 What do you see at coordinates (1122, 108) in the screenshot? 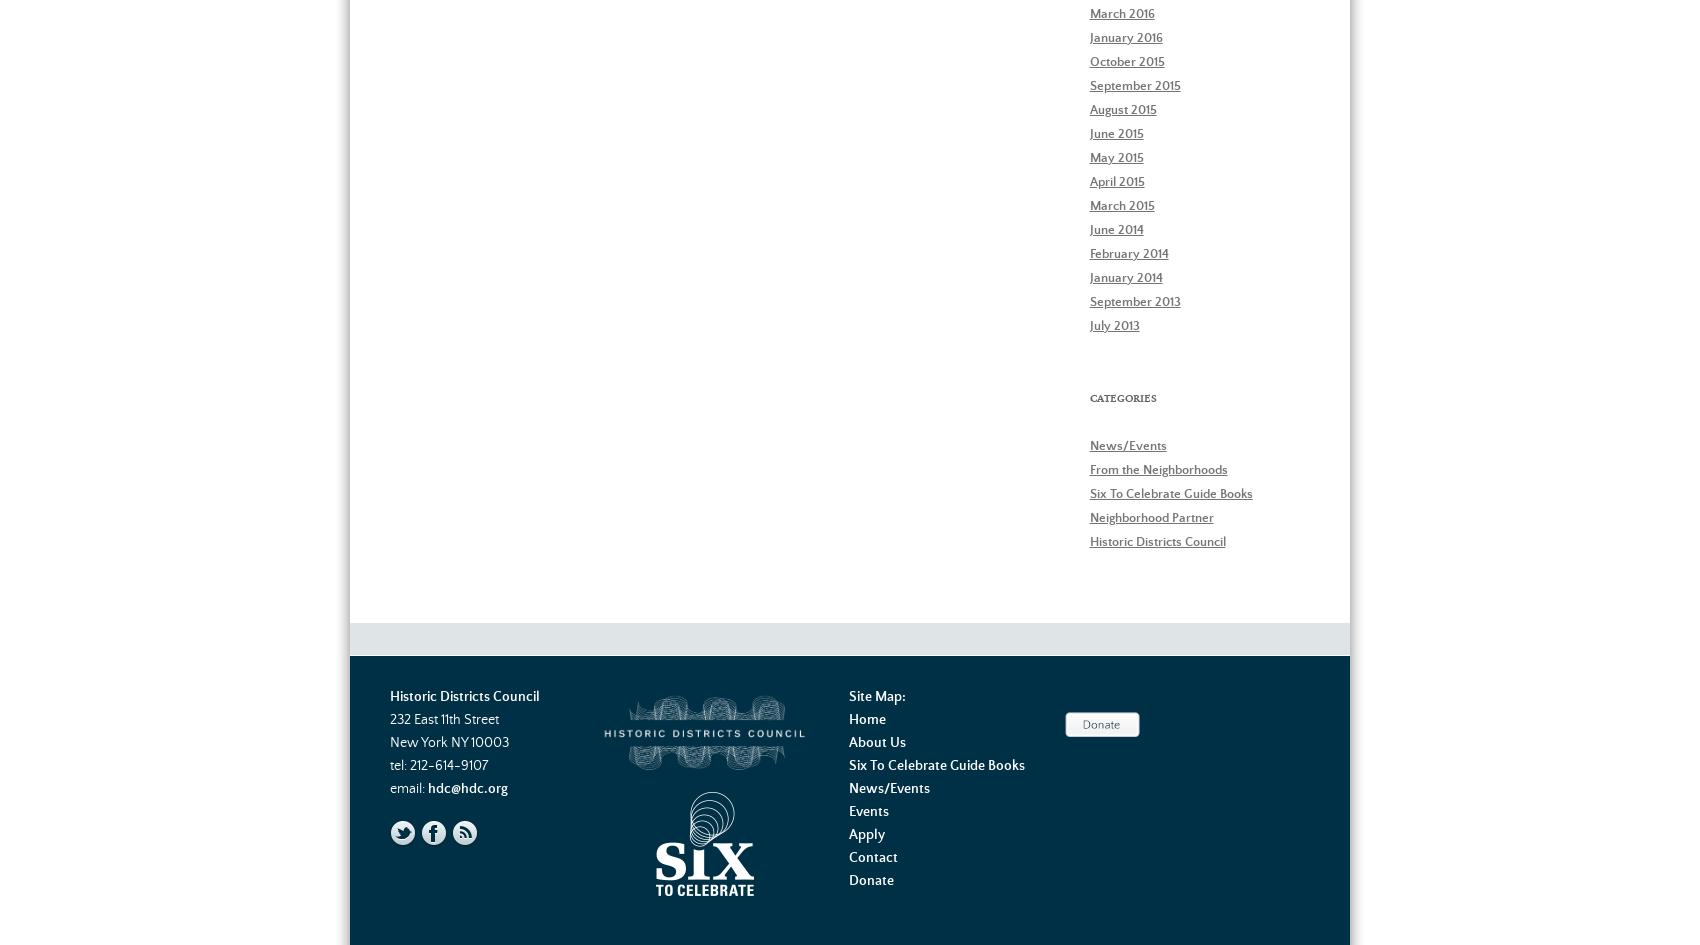
I see `'August 2015'` at bounding box center [1122, 108].